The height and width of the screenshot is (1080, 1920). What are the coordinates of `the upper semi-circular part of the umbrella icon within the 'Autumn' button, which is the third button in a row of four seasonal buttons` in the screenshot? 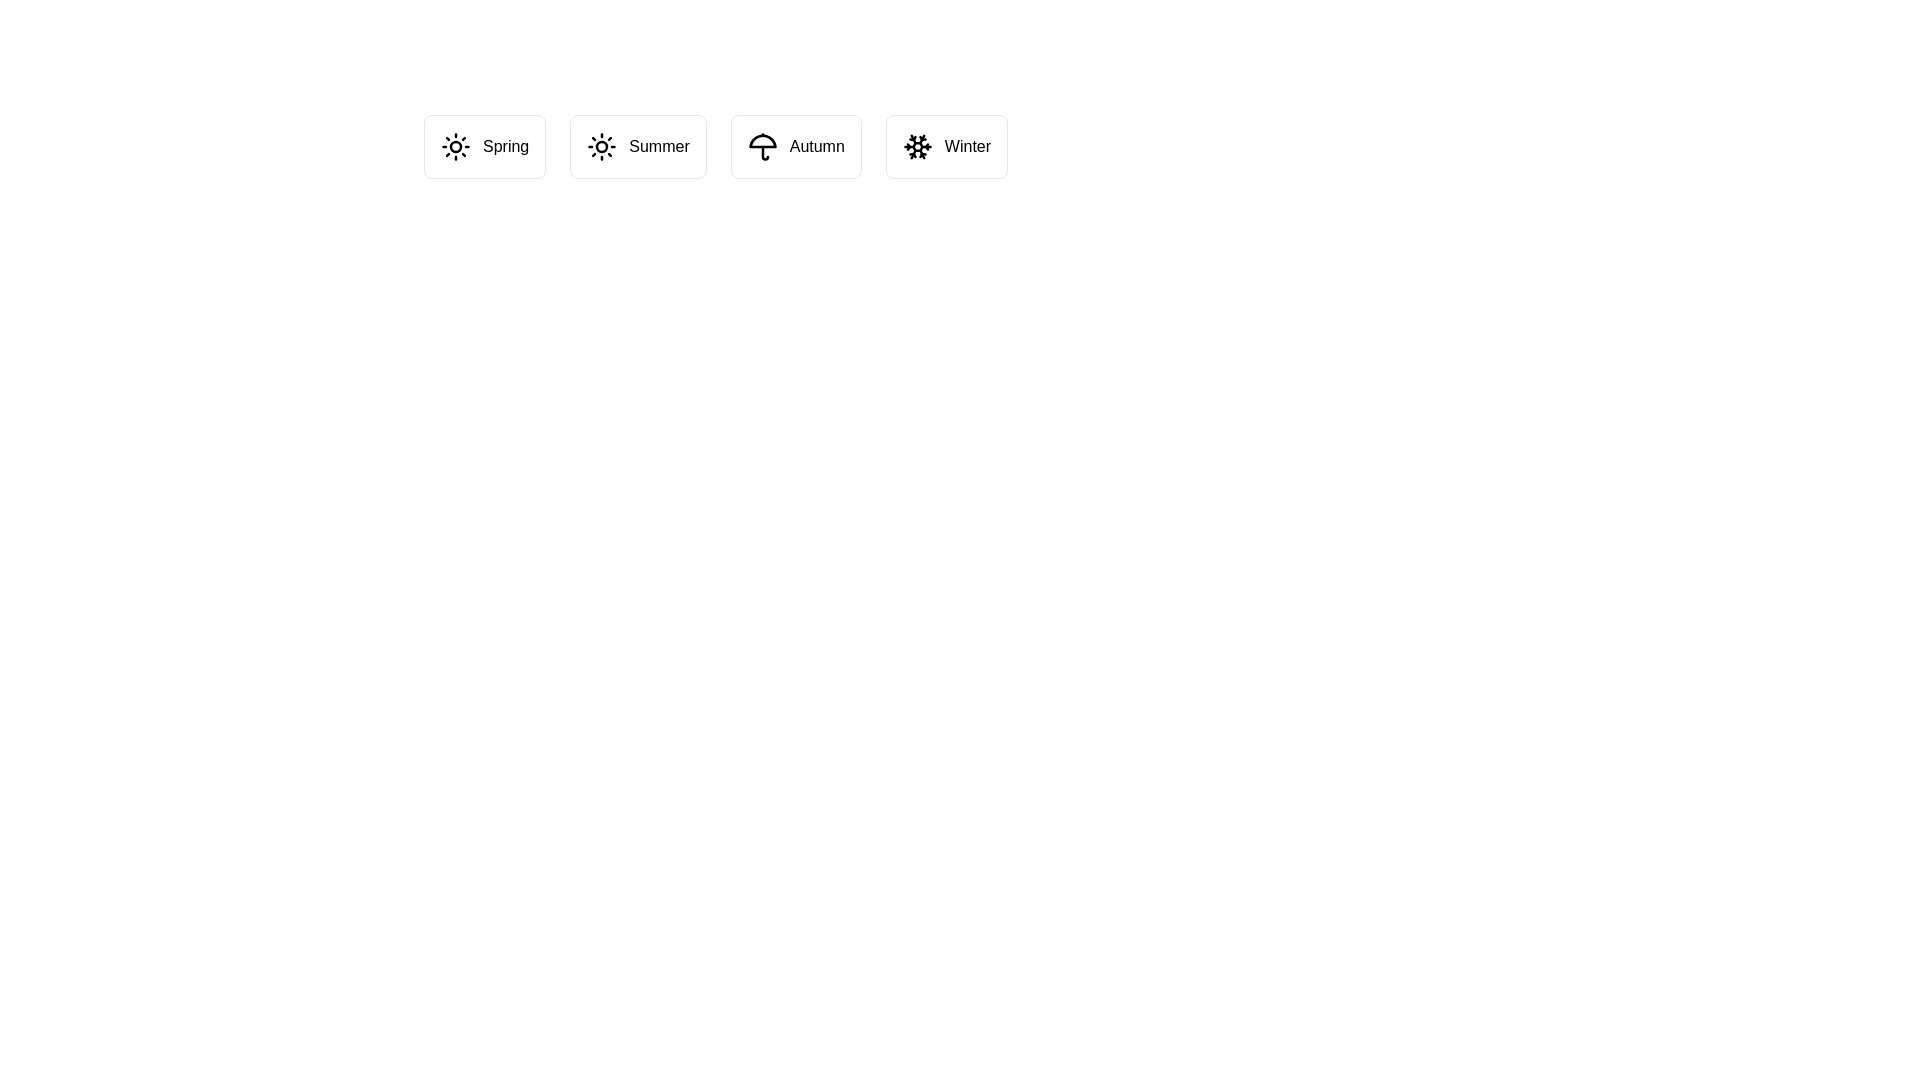 It's located at (761, 140).